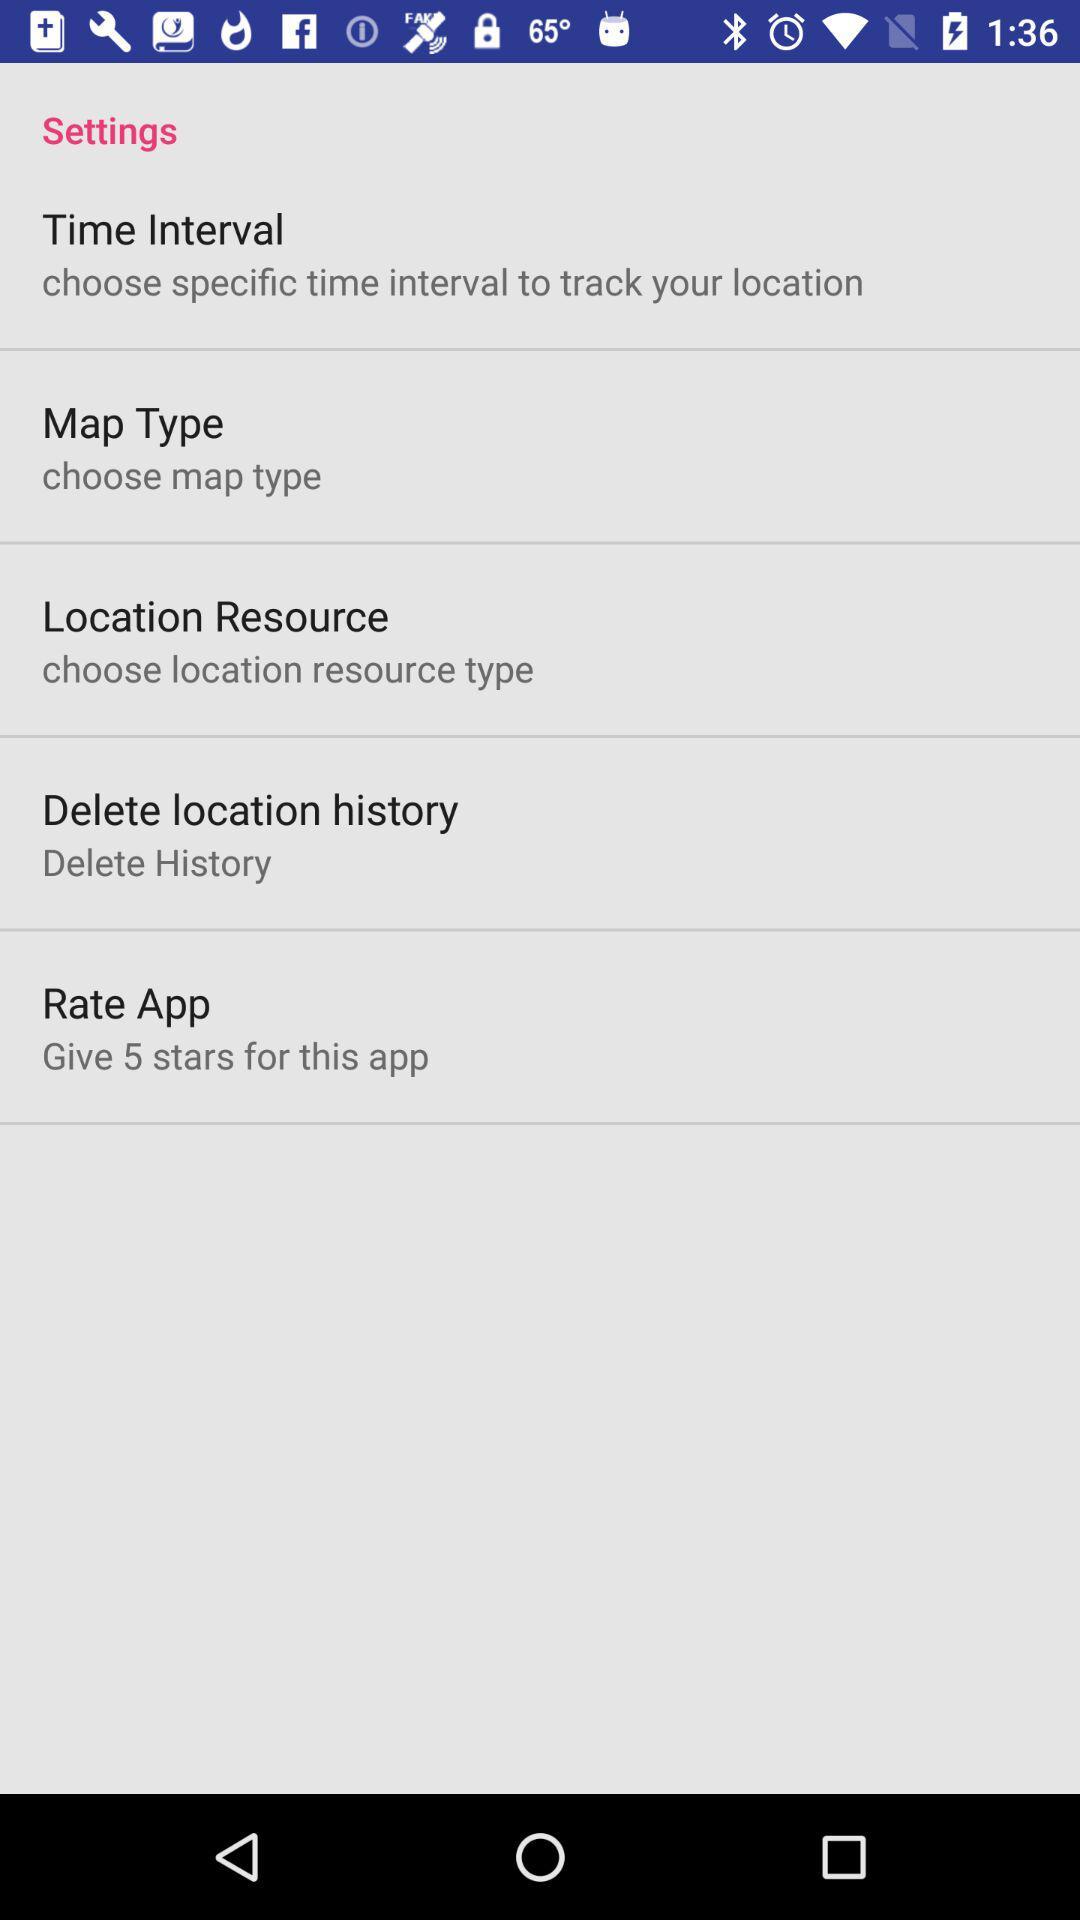  What do you see at coordinates (452, 280) in the screenshot?
I see `choose specific time item` at bounding box center [452, 280].